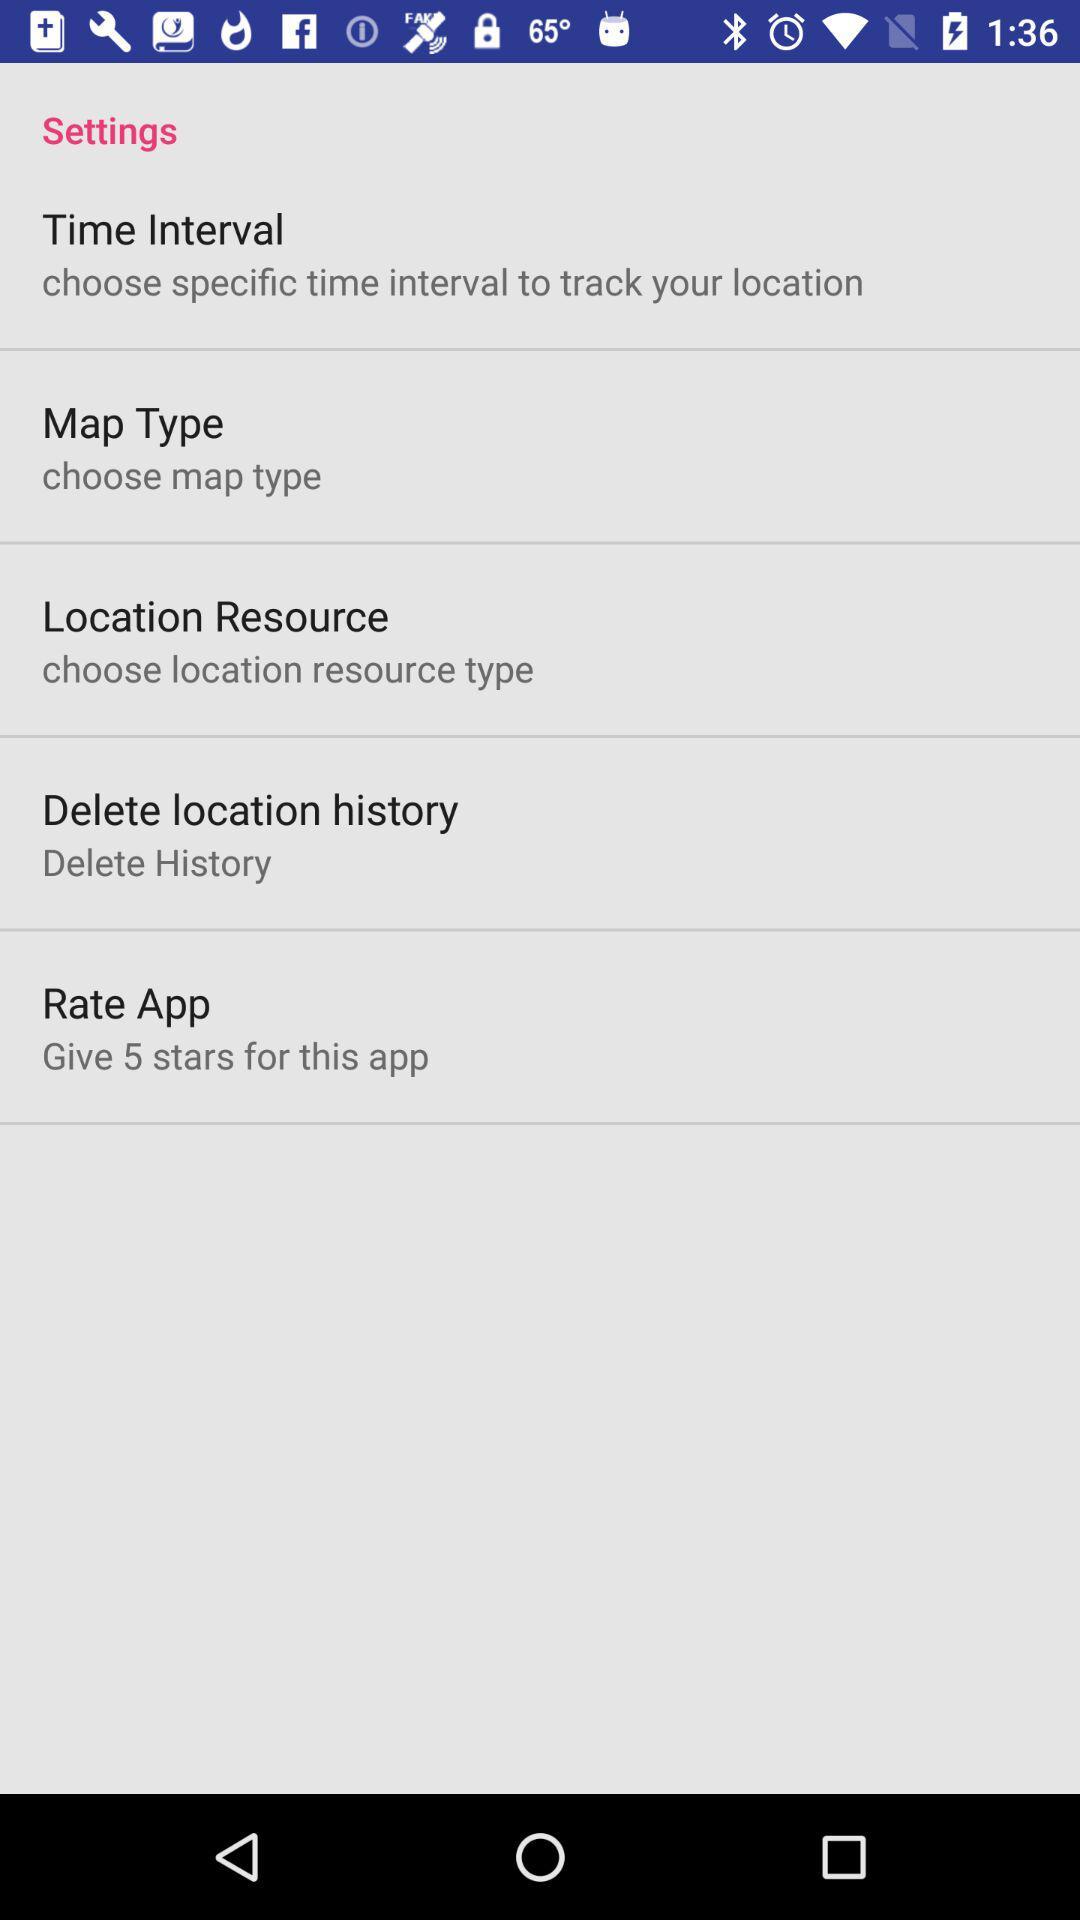  What do you see at coordinates (452, 280) in the screenshot?
I see `choose specific time item` at bounding box center [452, 280].